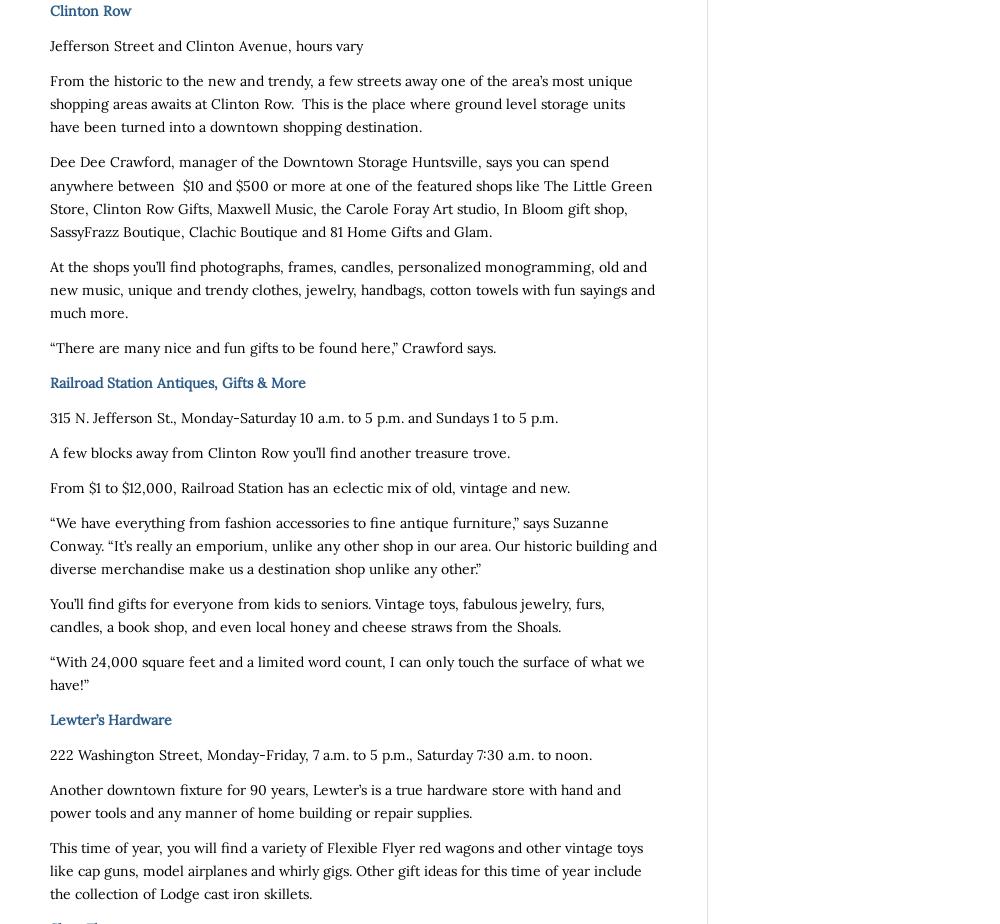 The image size is (1000, 924). What do you see at coordinates (50, 452) in the screenshot?
I see `'A few blocks away from Clinton Row you’ll find another treasure trove.'` at bounding box center [50, 452].